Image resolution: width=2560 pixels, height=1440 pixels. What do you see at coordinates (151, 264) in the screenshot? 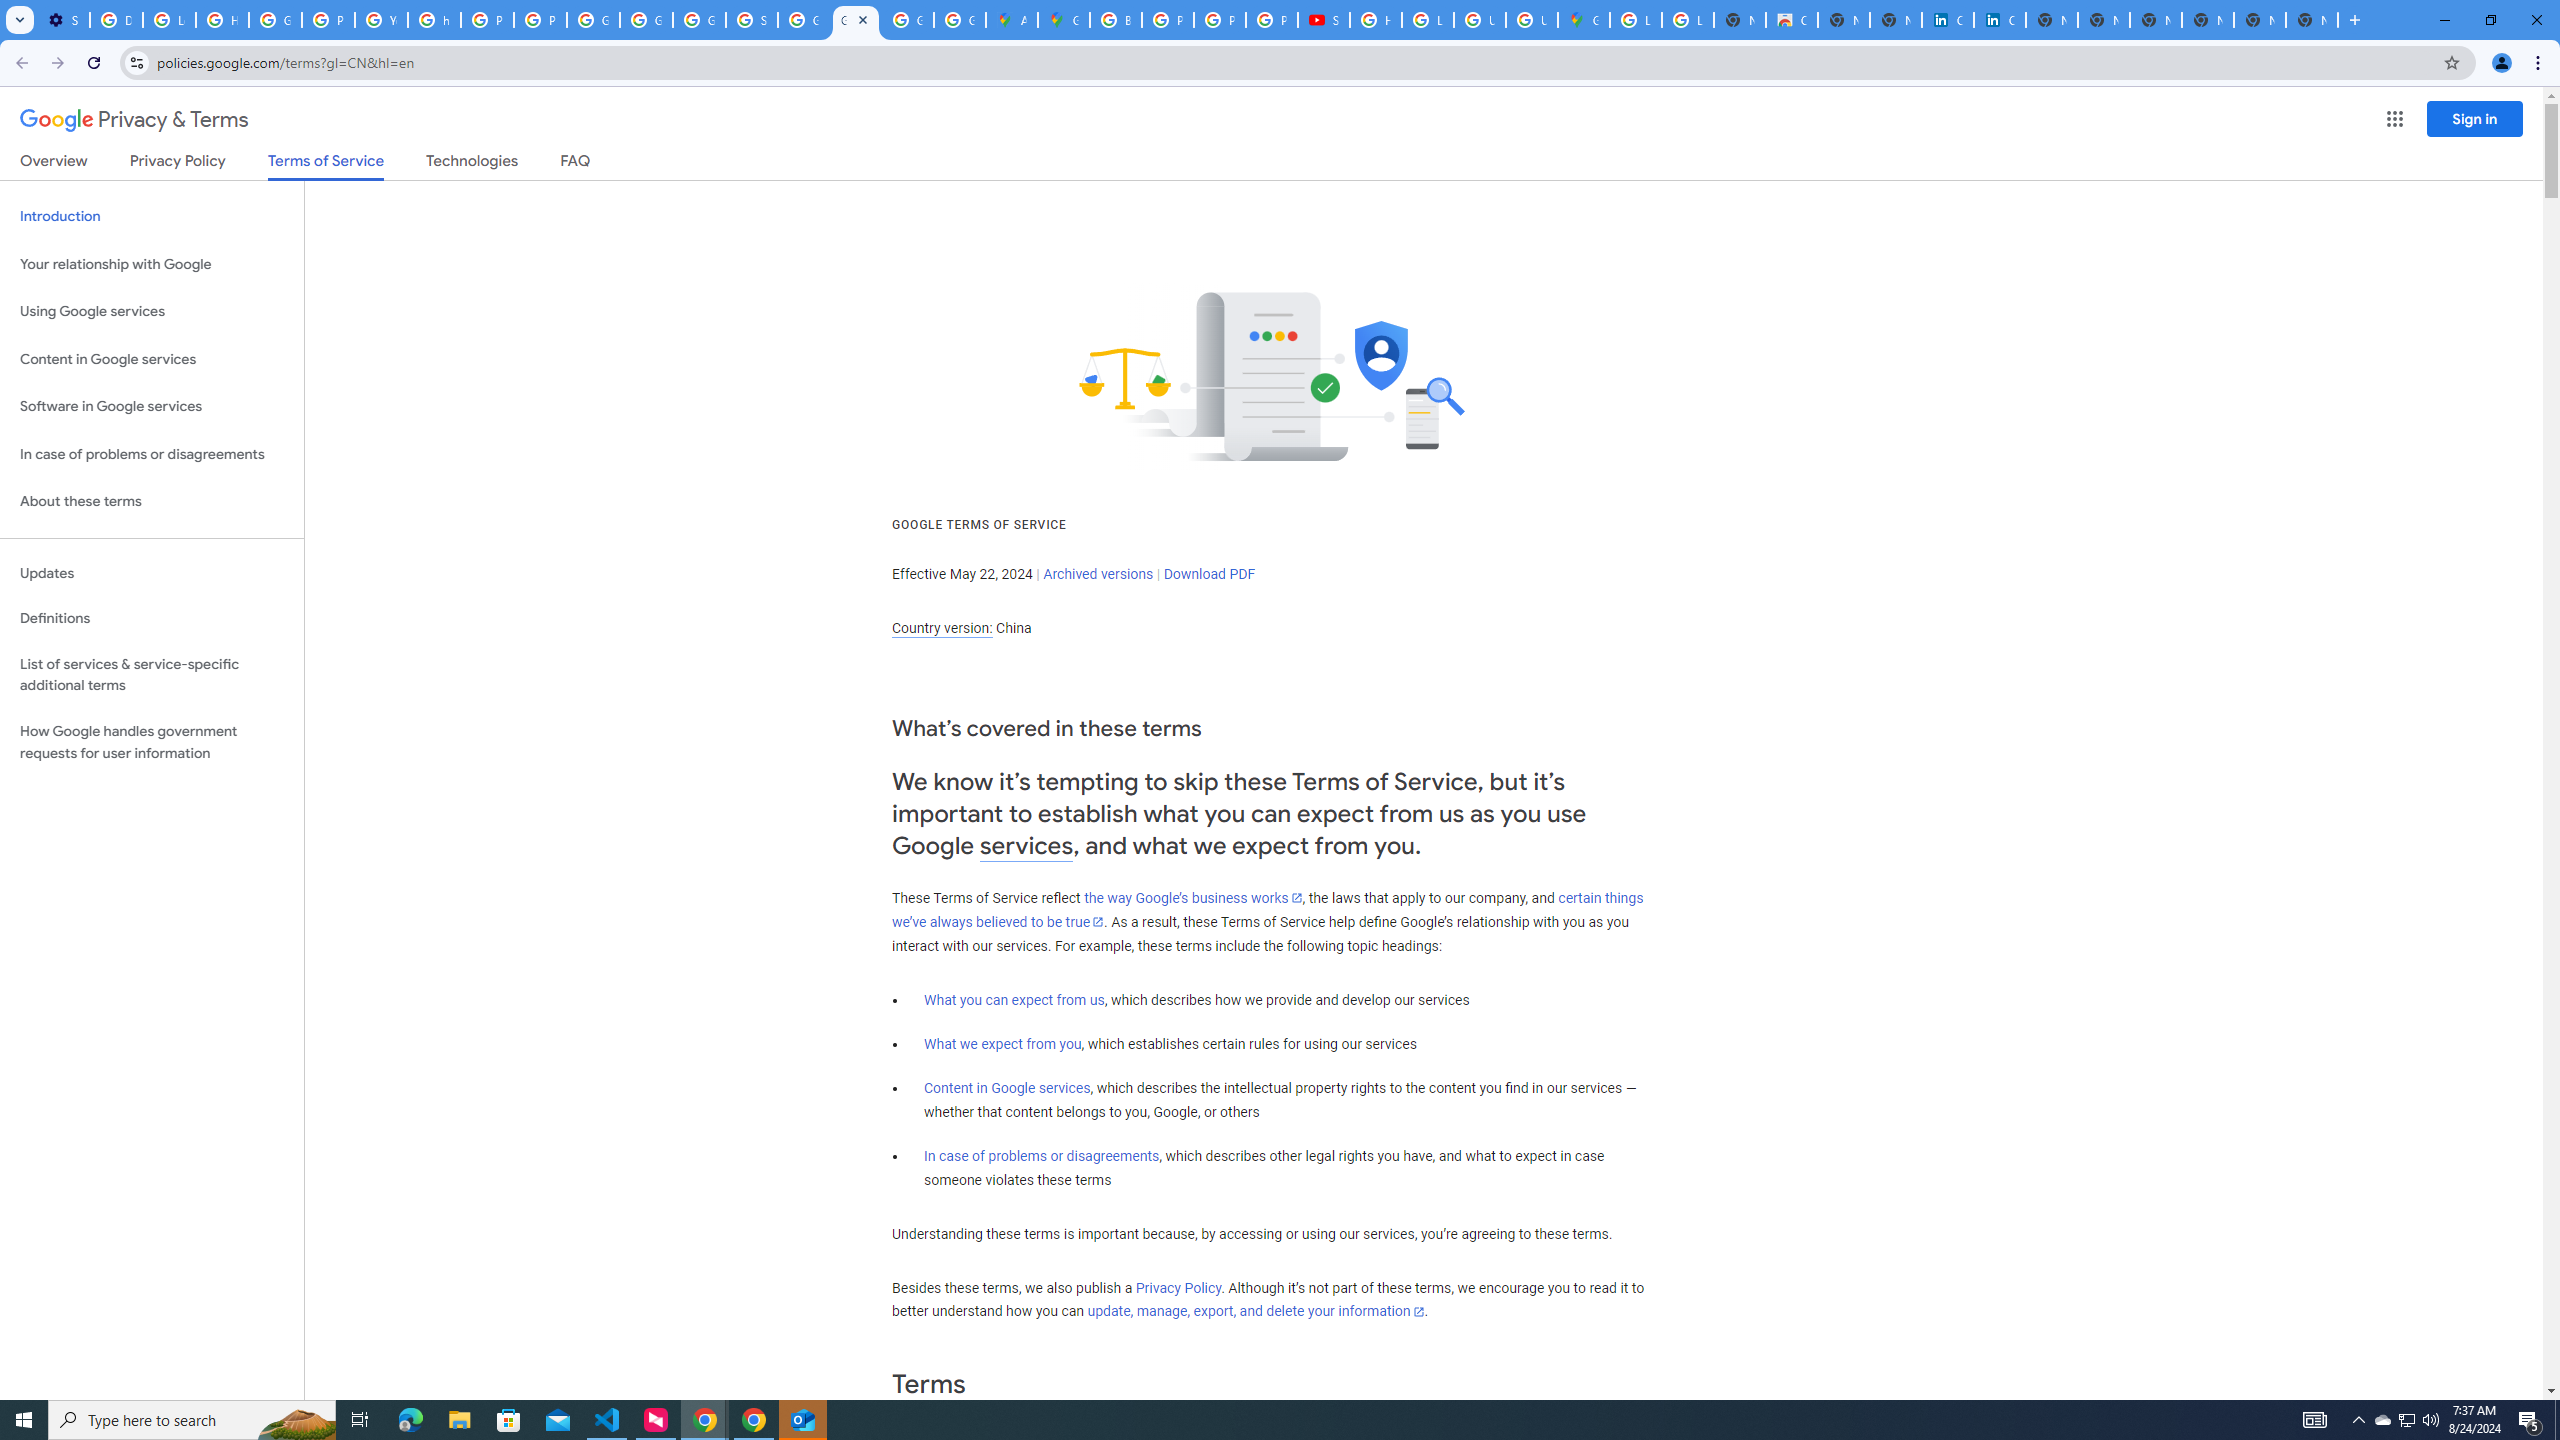
I see `'Your relationship with Google'` at bounding box center [151, 264].